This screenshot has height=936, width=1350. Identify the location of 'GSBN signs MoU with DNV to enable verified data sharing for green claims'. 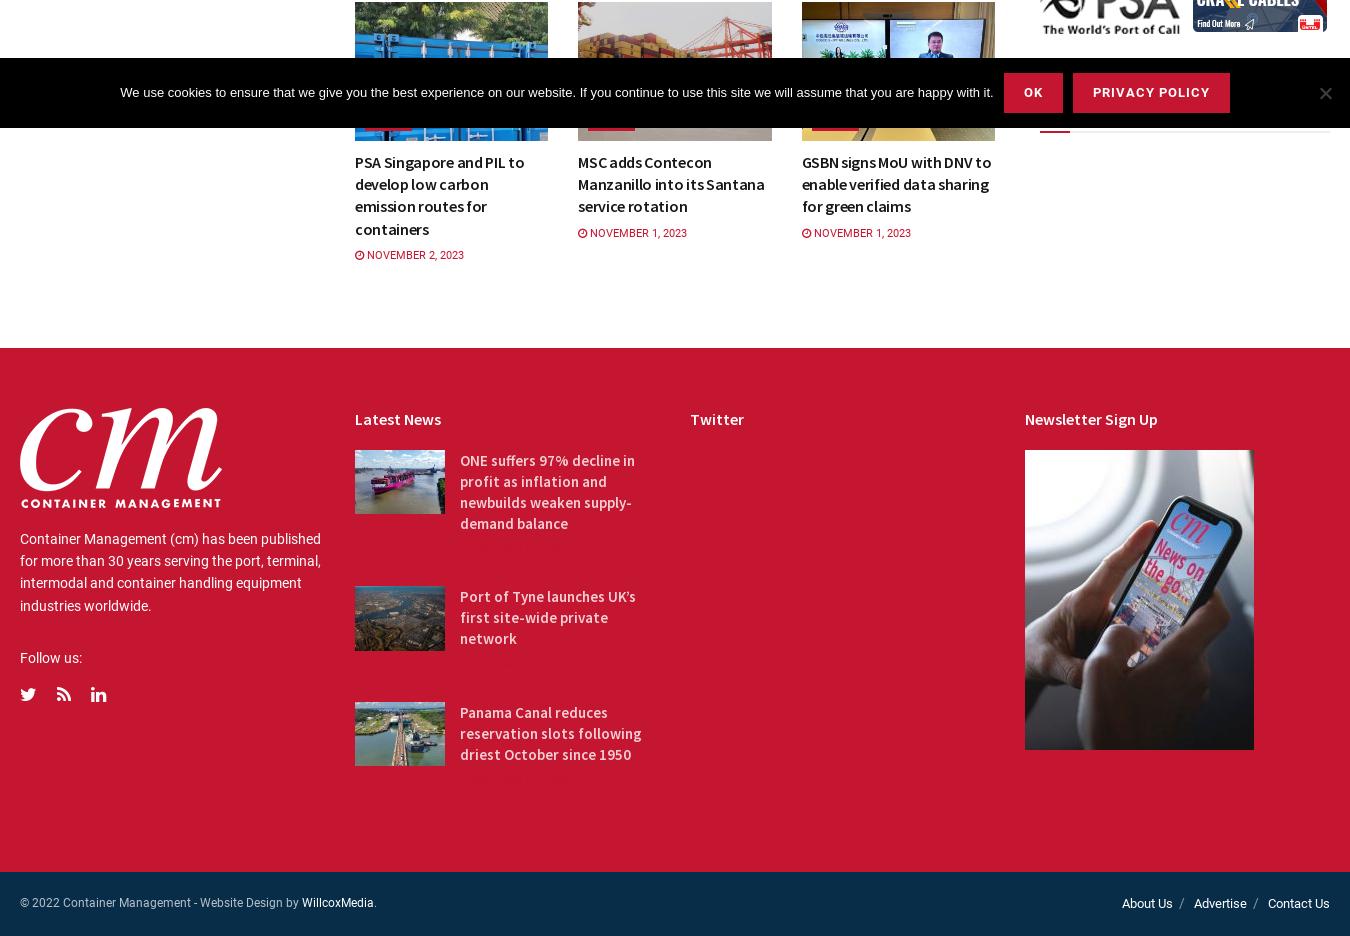
(895, 182).